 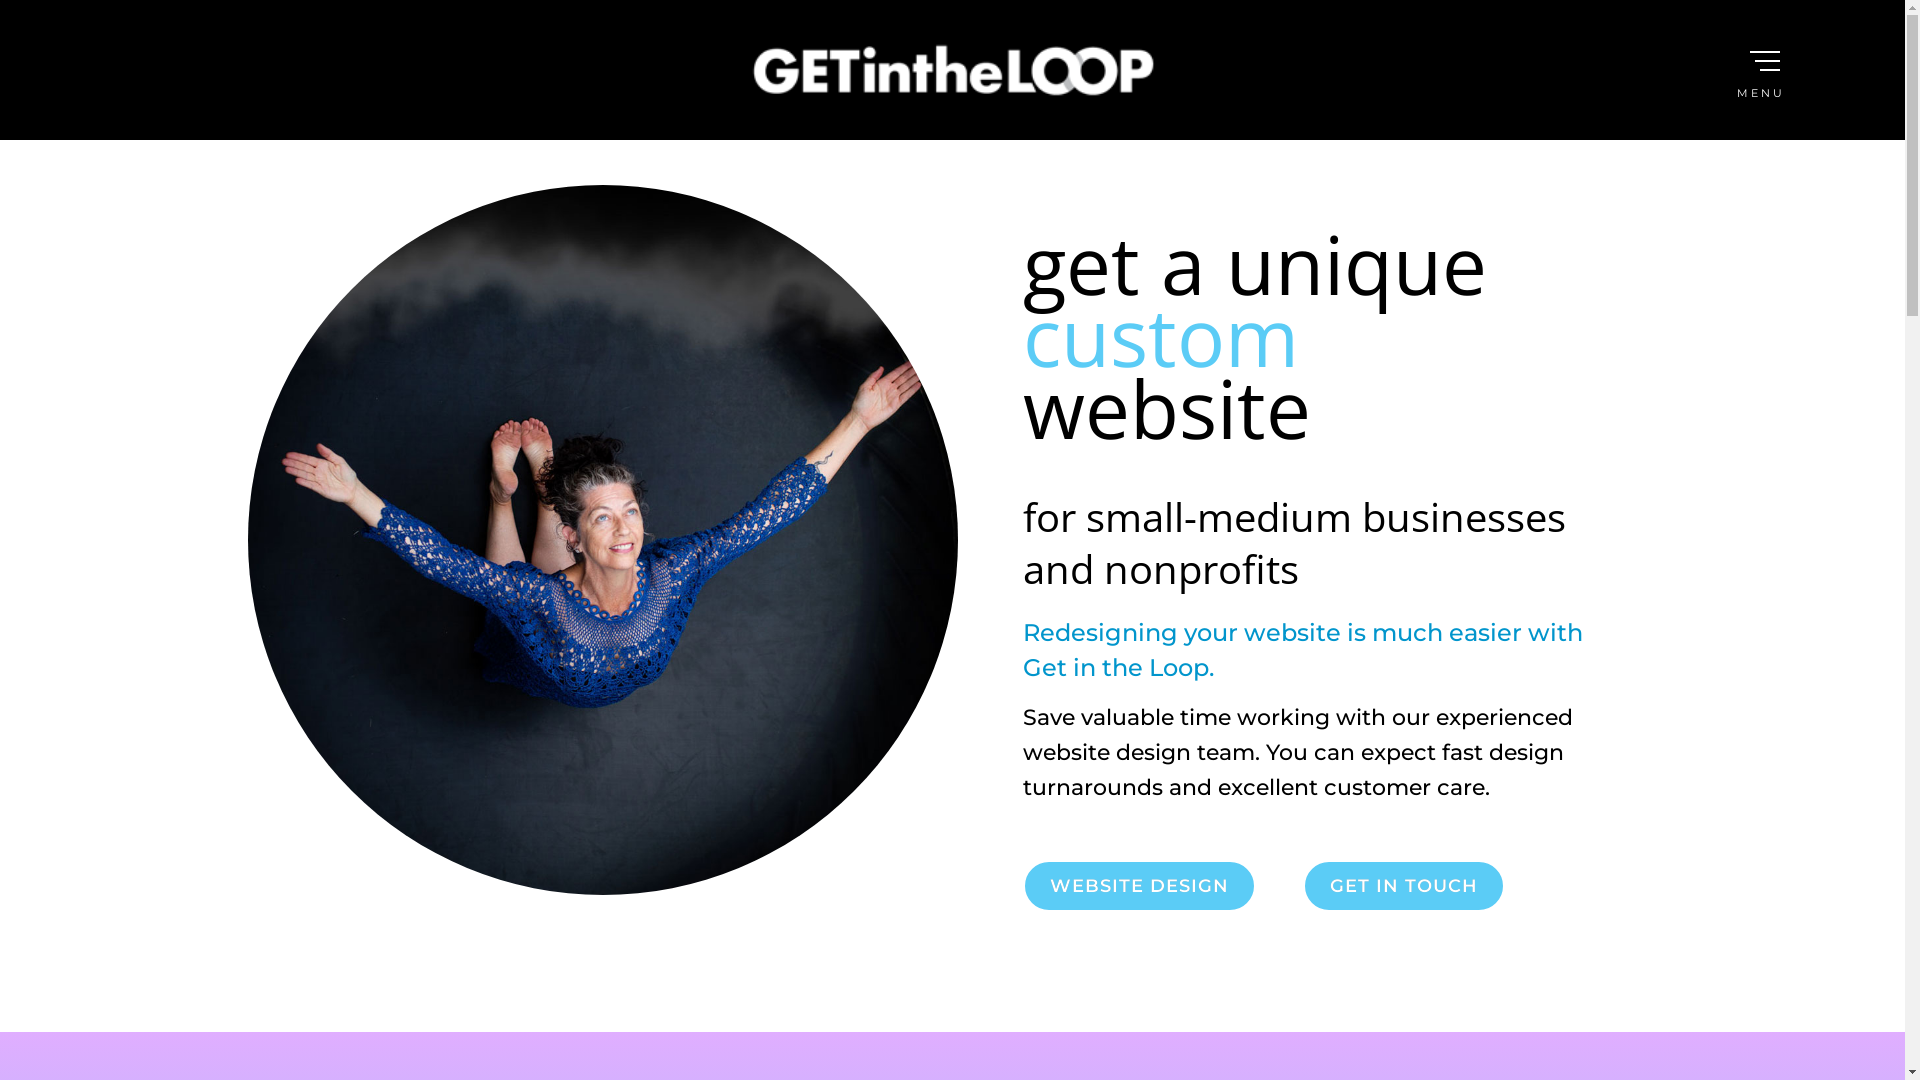 What do you see at coordinates (1401, 885) in the screenshot?
I see `'GET IN TOUCH'` at bounding box center [1401, 885].